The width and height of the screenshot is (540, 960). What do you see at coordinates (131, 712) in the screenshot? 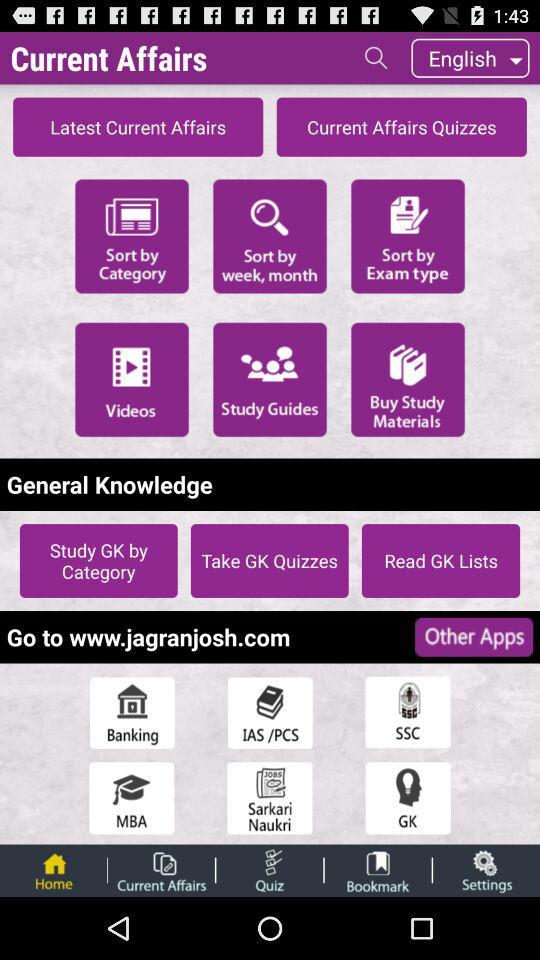
I see `banking menu` at bounding box center [131, 712].